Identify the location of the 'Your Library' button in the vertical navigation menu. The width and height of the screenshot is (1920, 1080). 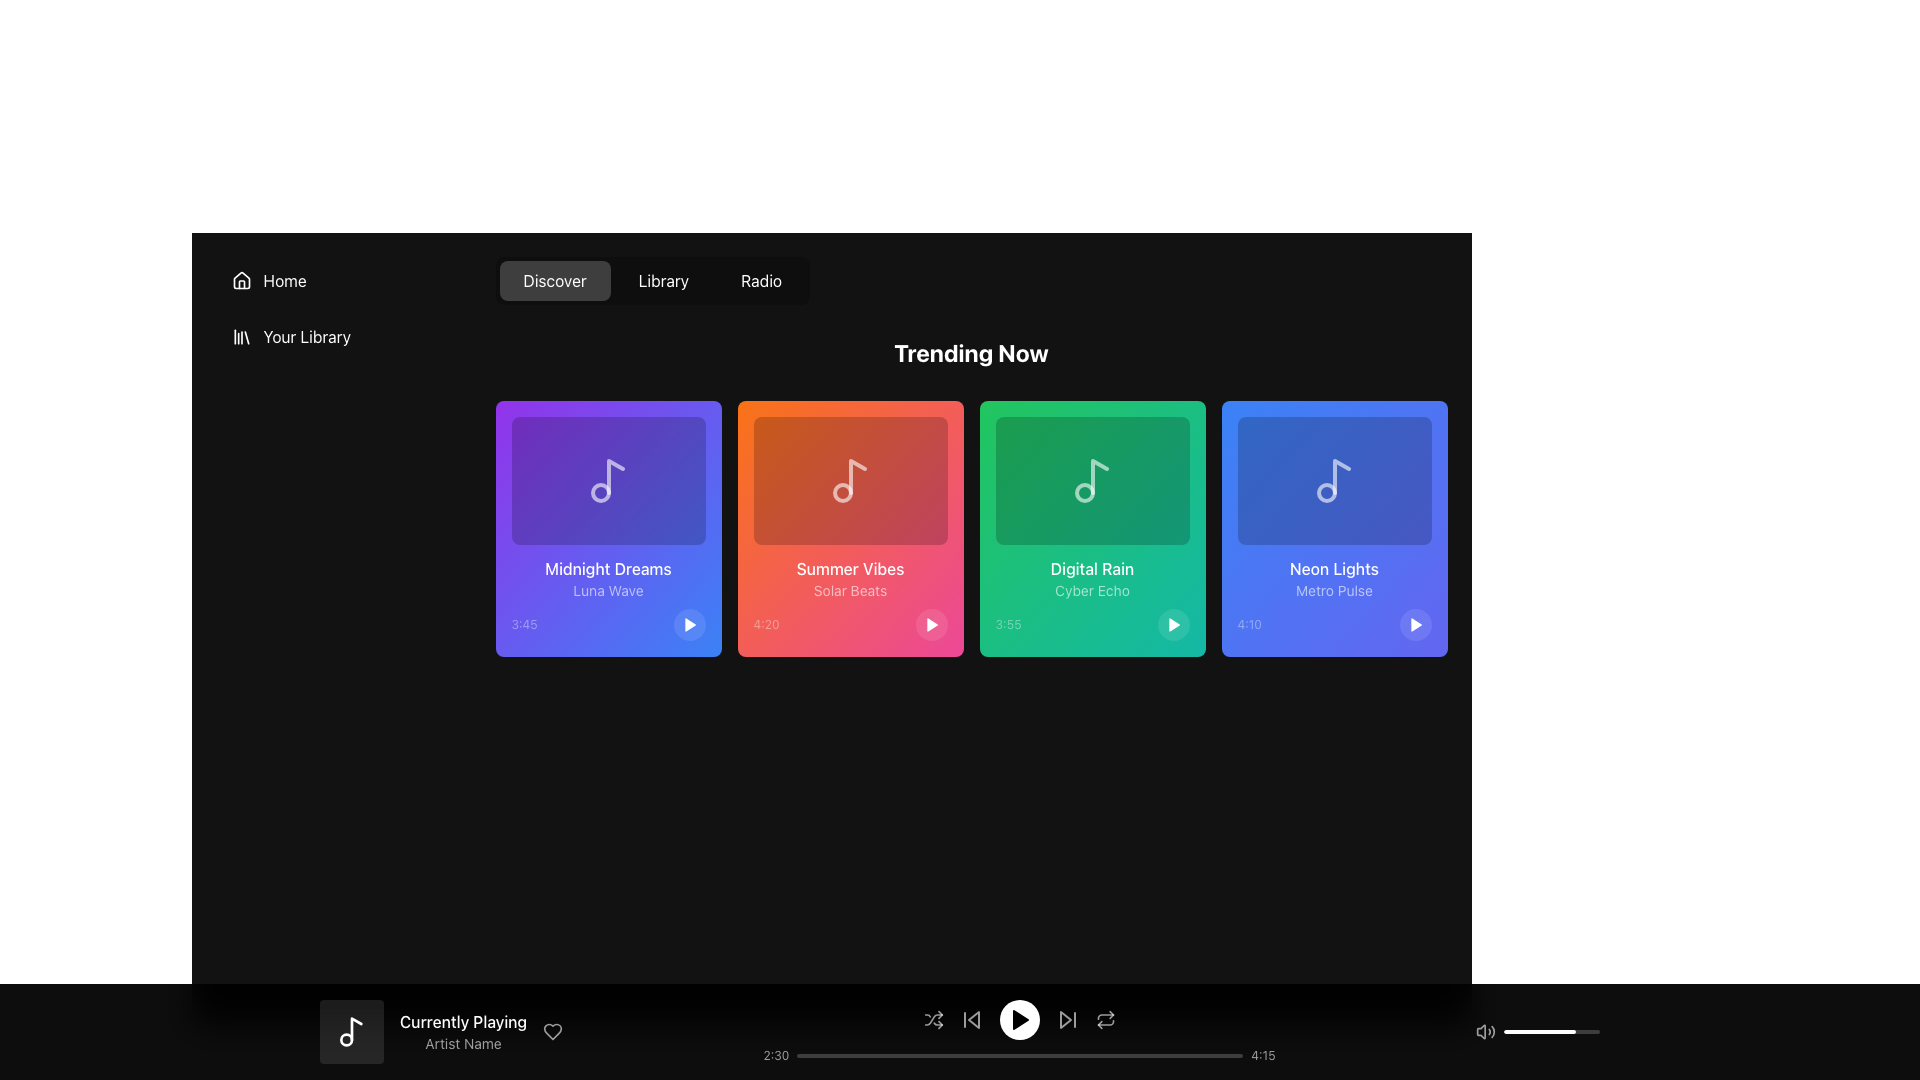
(343, 335).